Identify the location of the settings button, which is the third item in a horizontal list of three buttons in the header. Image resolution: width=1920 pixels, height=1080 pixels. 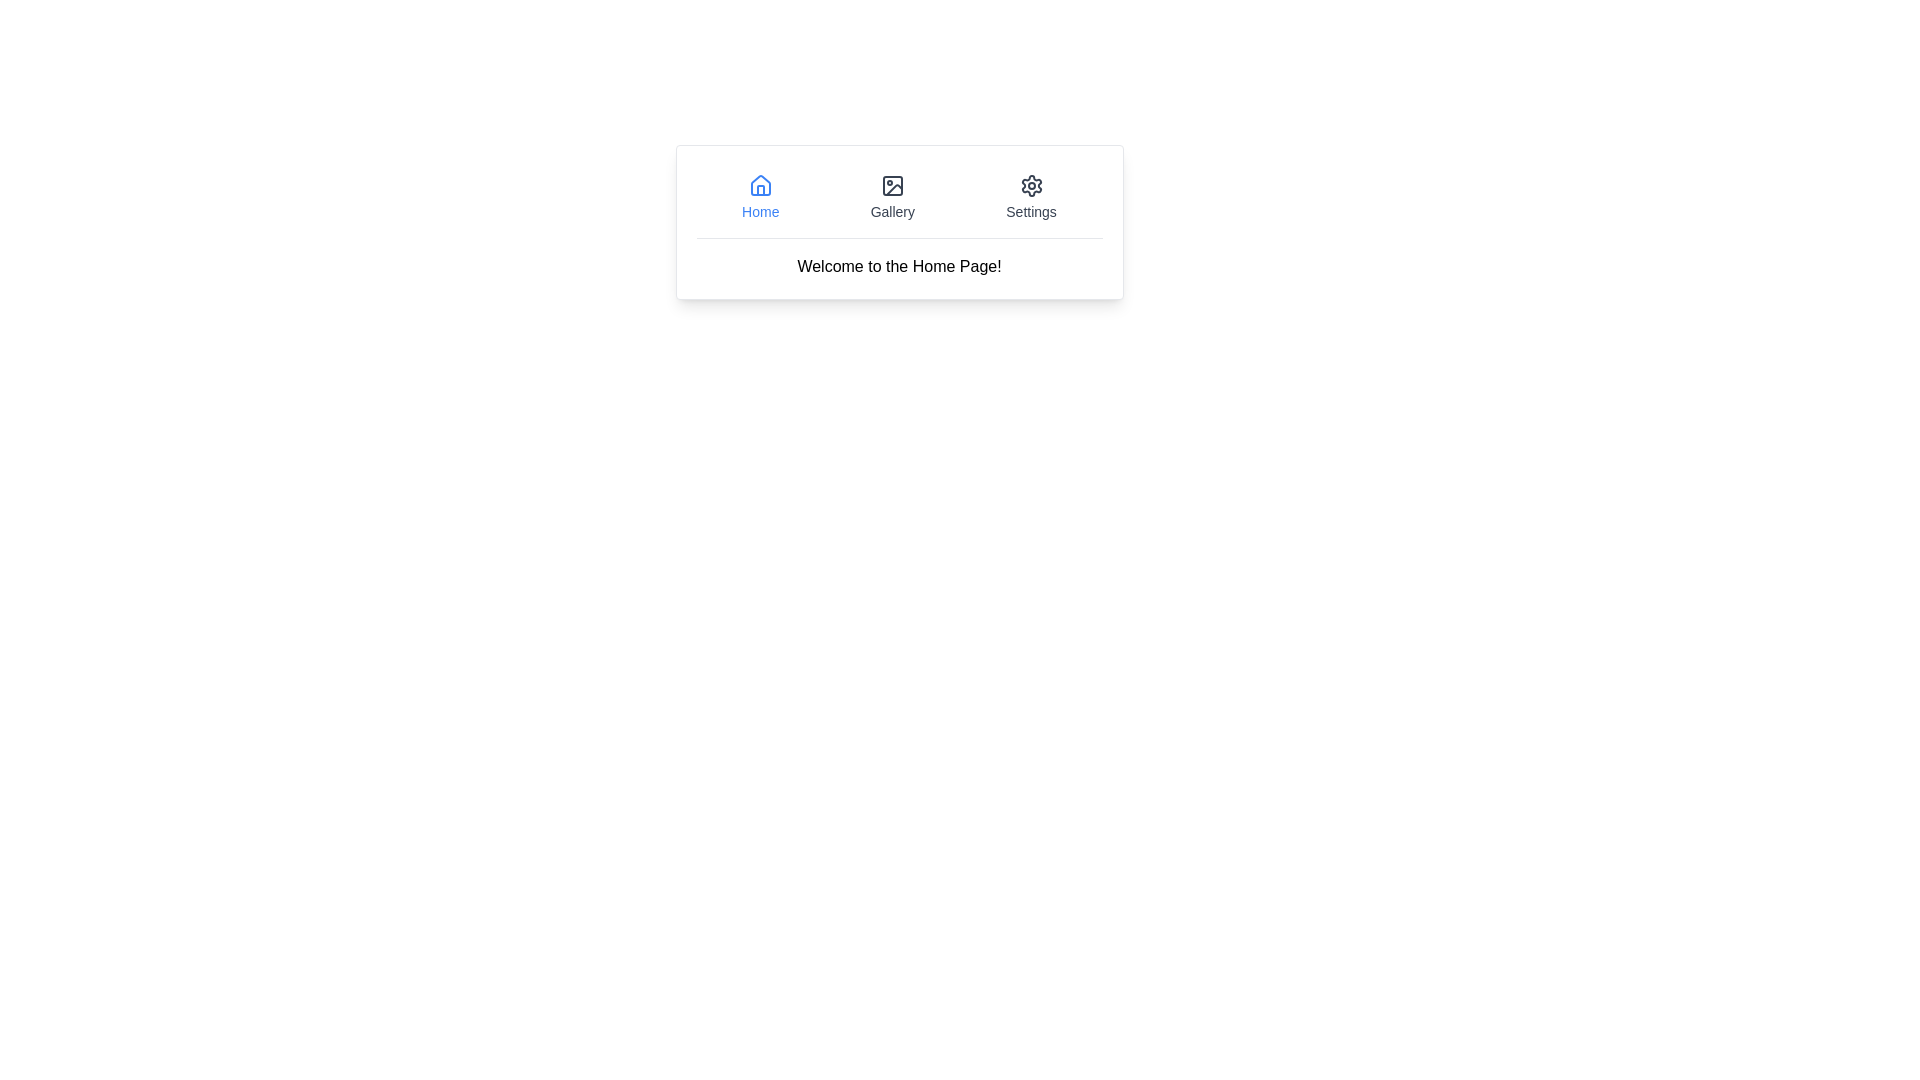
(1031, 197).